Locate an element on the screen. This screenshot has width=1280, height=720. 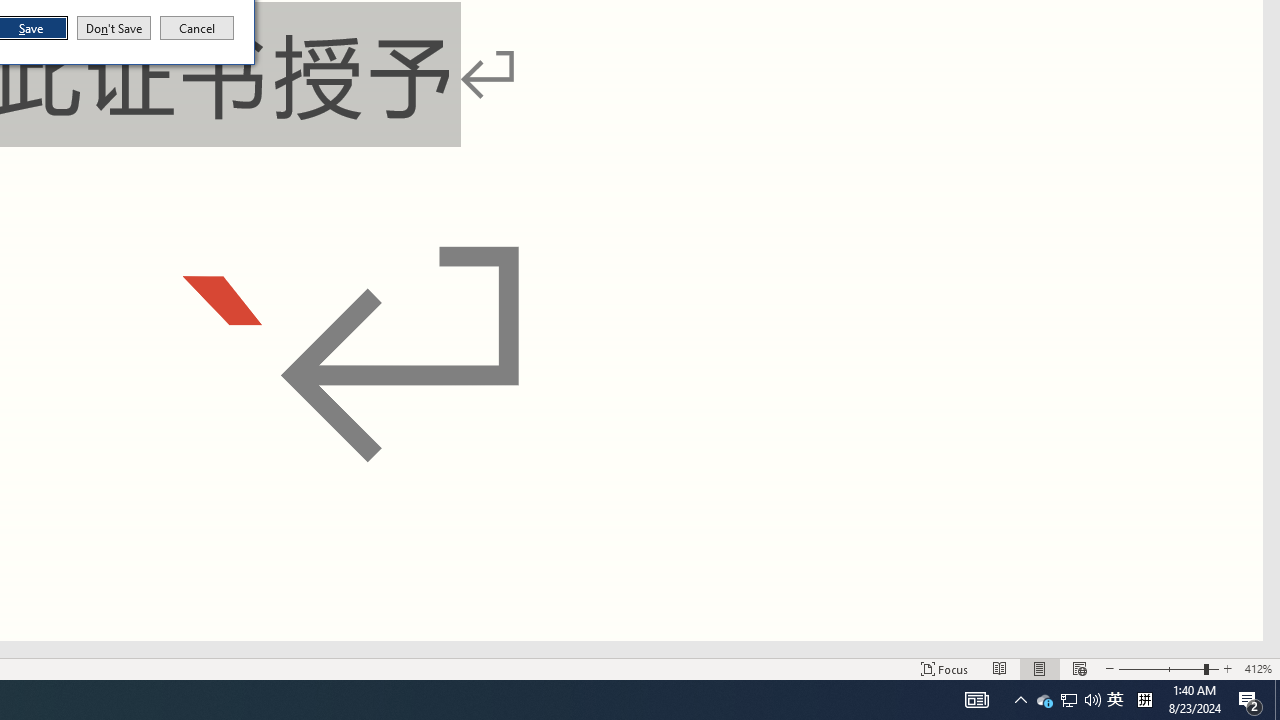
'User Promoted Notification Area' is located at coordinates (1067, 698).